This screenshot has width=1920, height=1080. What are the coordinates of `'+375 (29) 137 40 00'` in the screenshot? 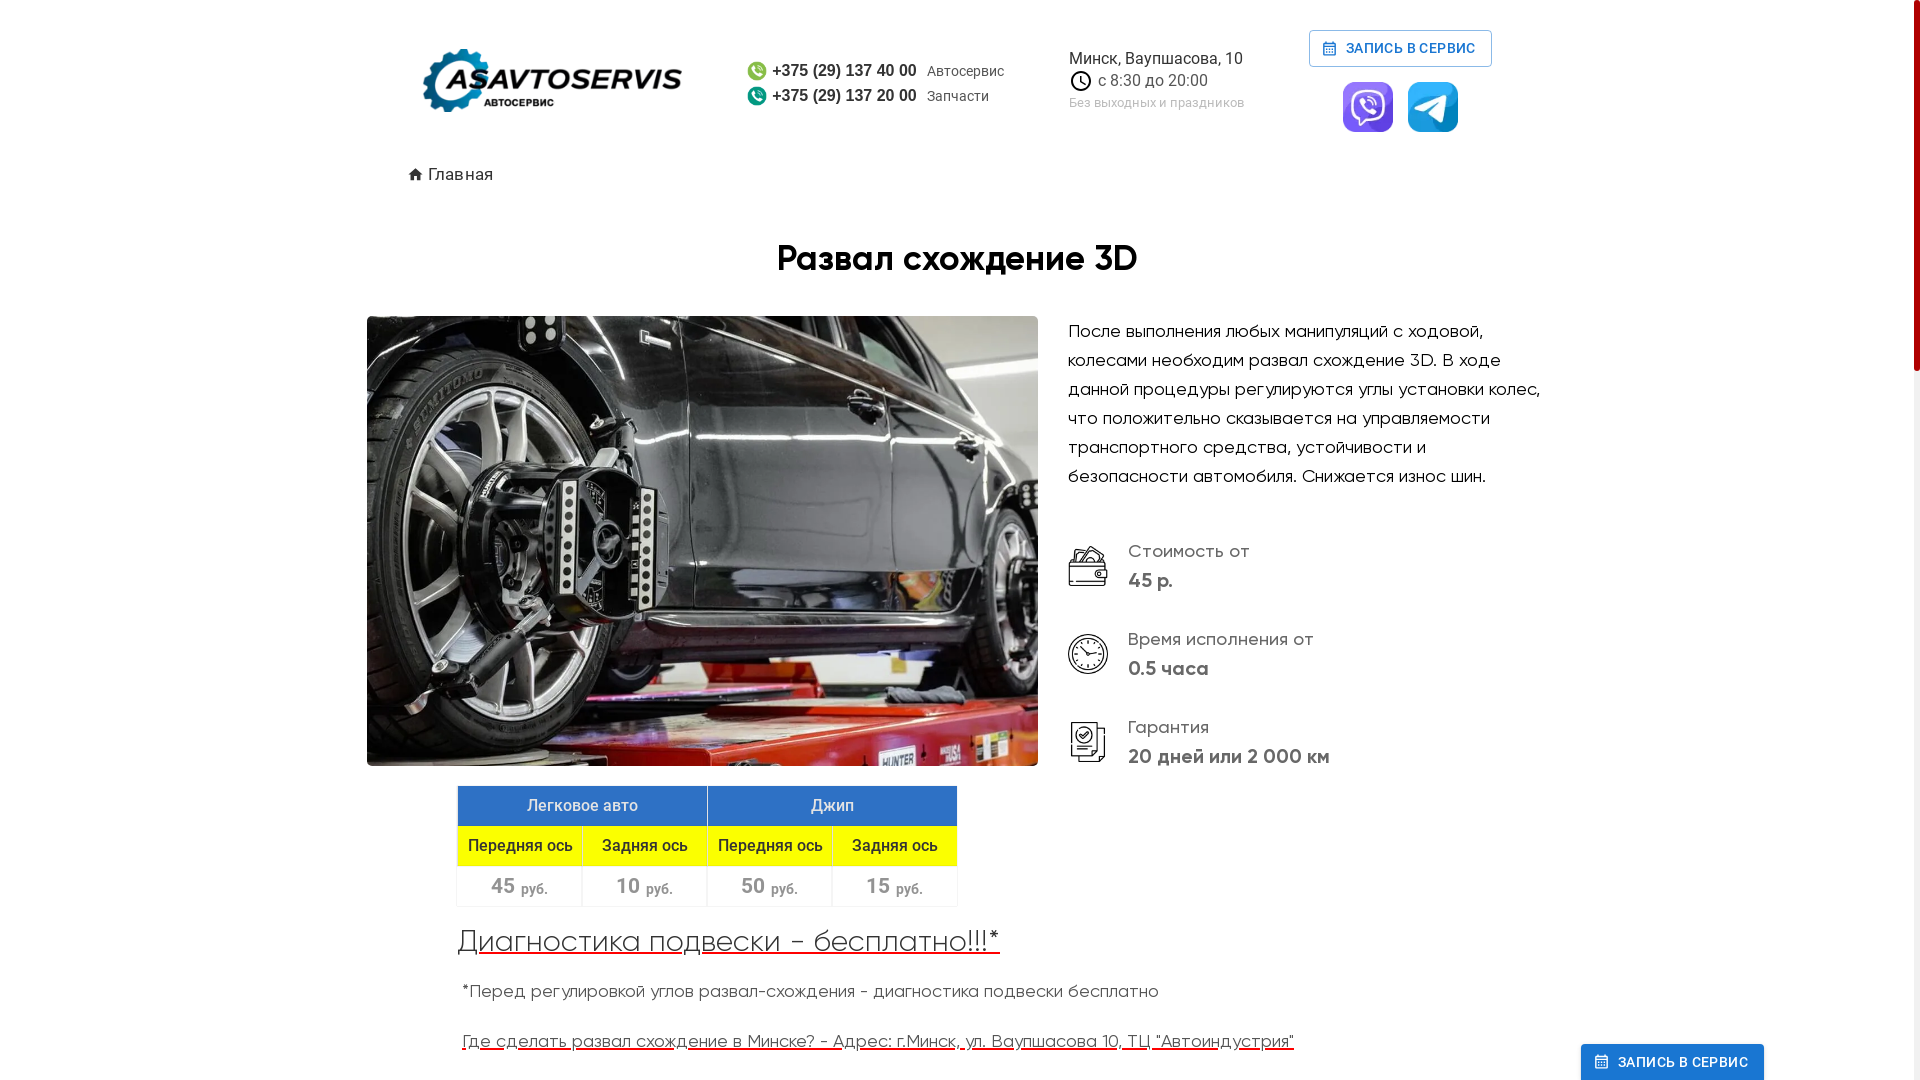 It's located at (831, 69).